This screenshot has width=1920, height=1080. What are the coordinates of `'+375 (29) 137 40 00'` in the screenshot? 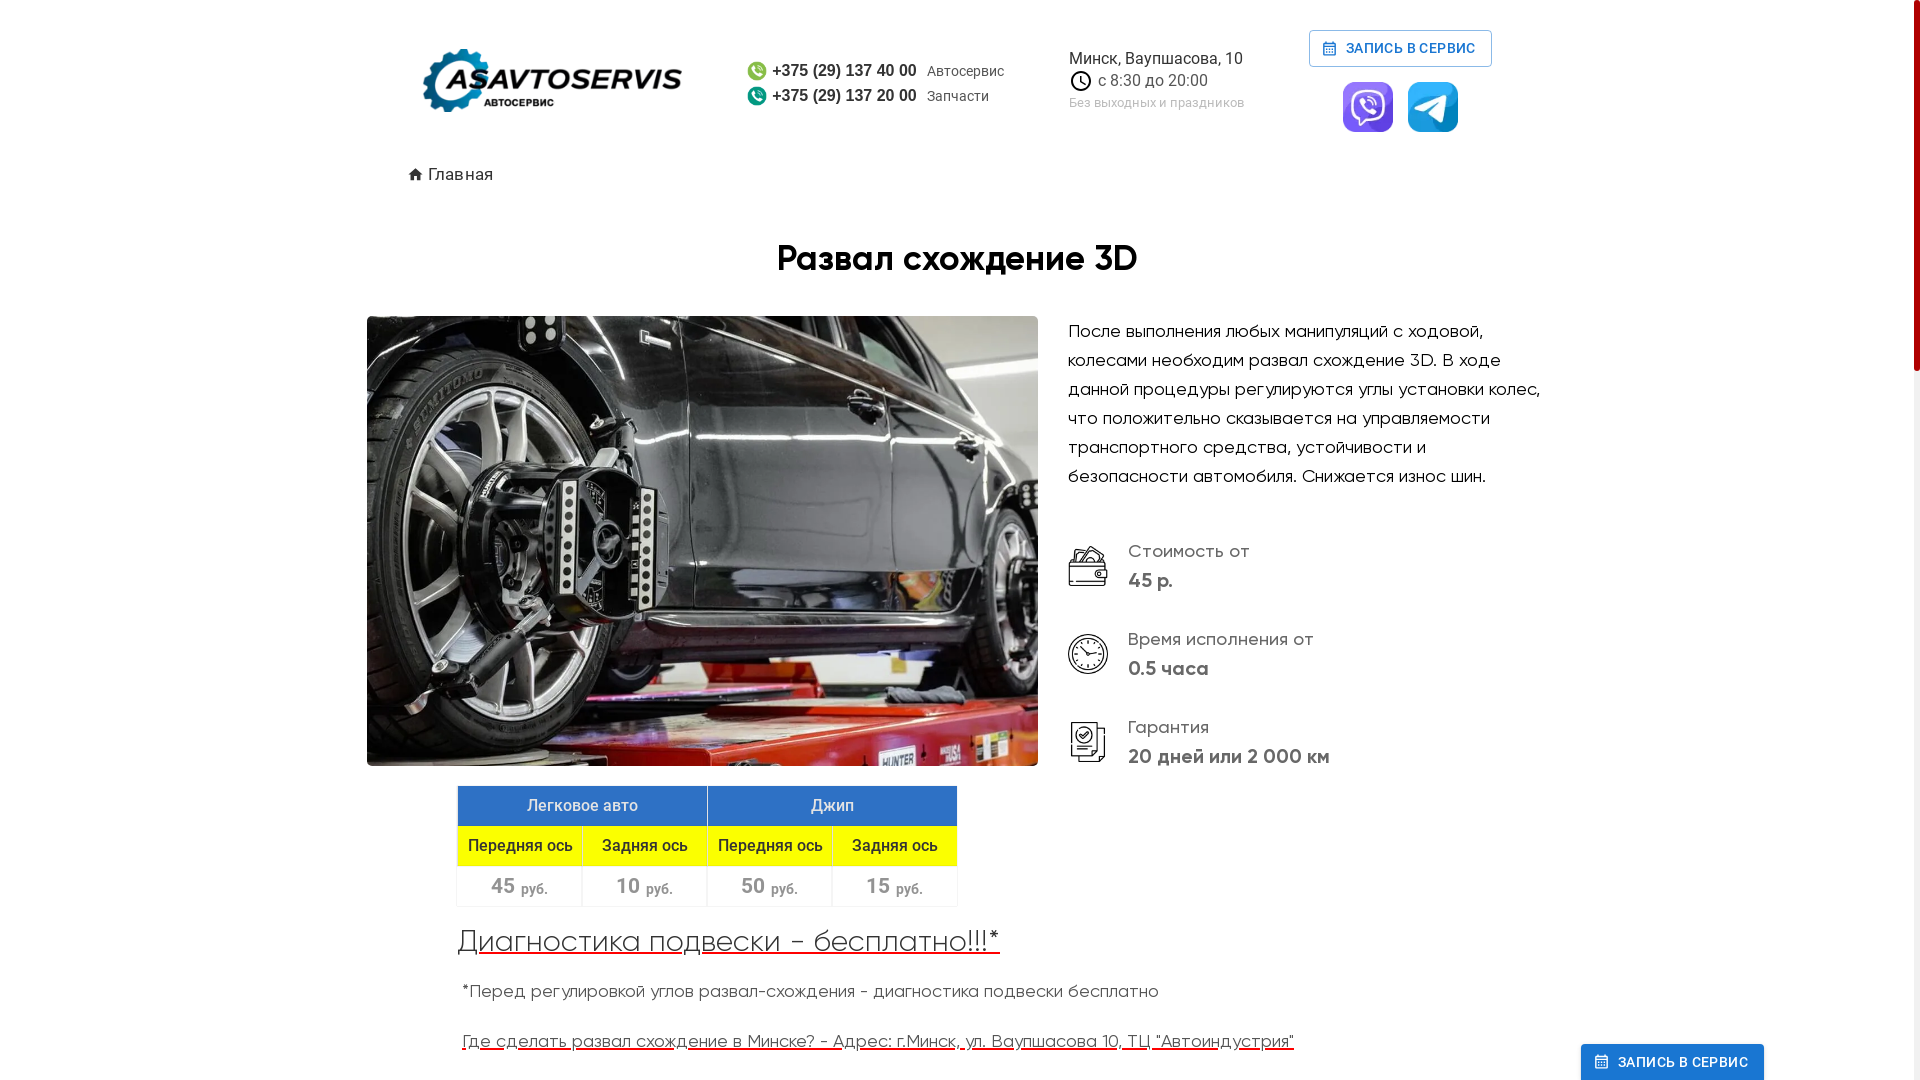 It's located at (831, 69).